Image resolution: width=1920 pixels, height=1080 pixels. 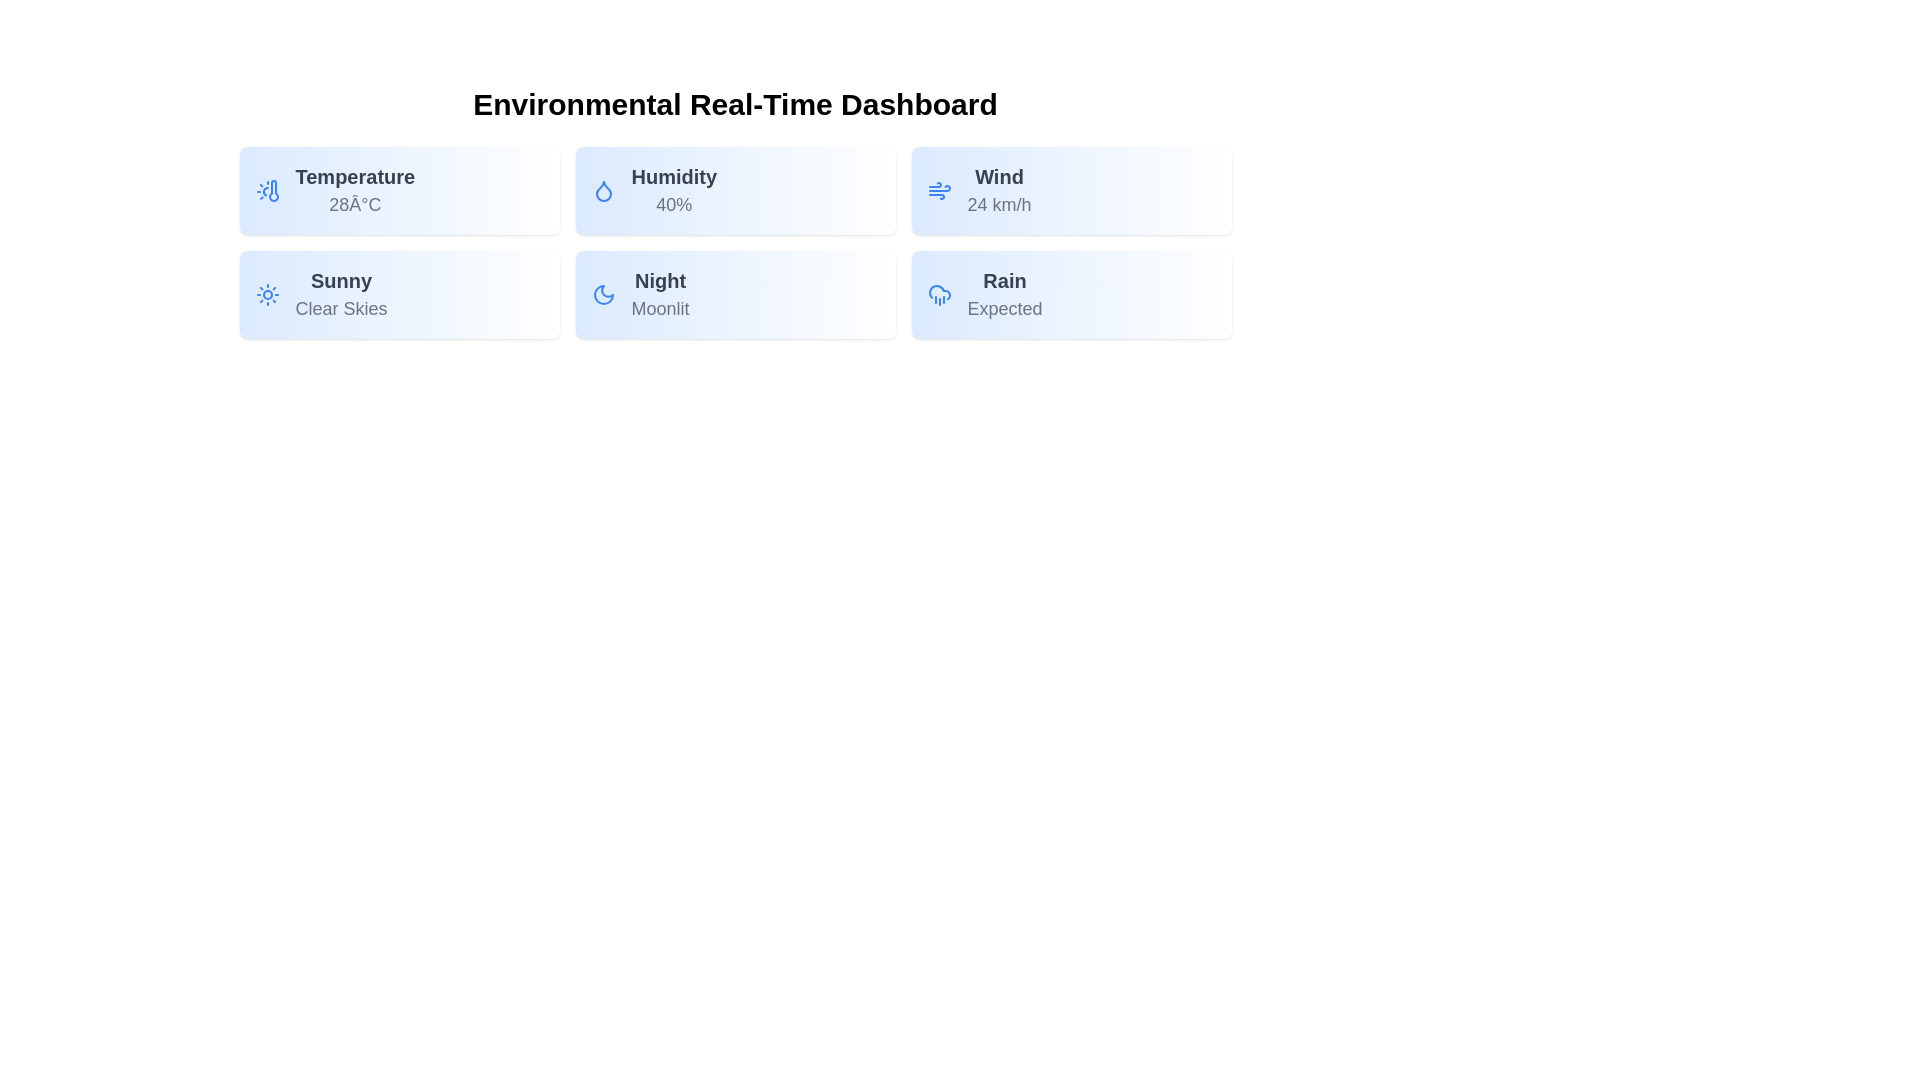 What do you see at coordinates (272, 191) in the screenshot?
I see `the thermometer icon located on the leftmost side of the top row of the dashboard, adjacent to the 'Temperature' text displaying '28°C'` at bounding box center [272, 191].